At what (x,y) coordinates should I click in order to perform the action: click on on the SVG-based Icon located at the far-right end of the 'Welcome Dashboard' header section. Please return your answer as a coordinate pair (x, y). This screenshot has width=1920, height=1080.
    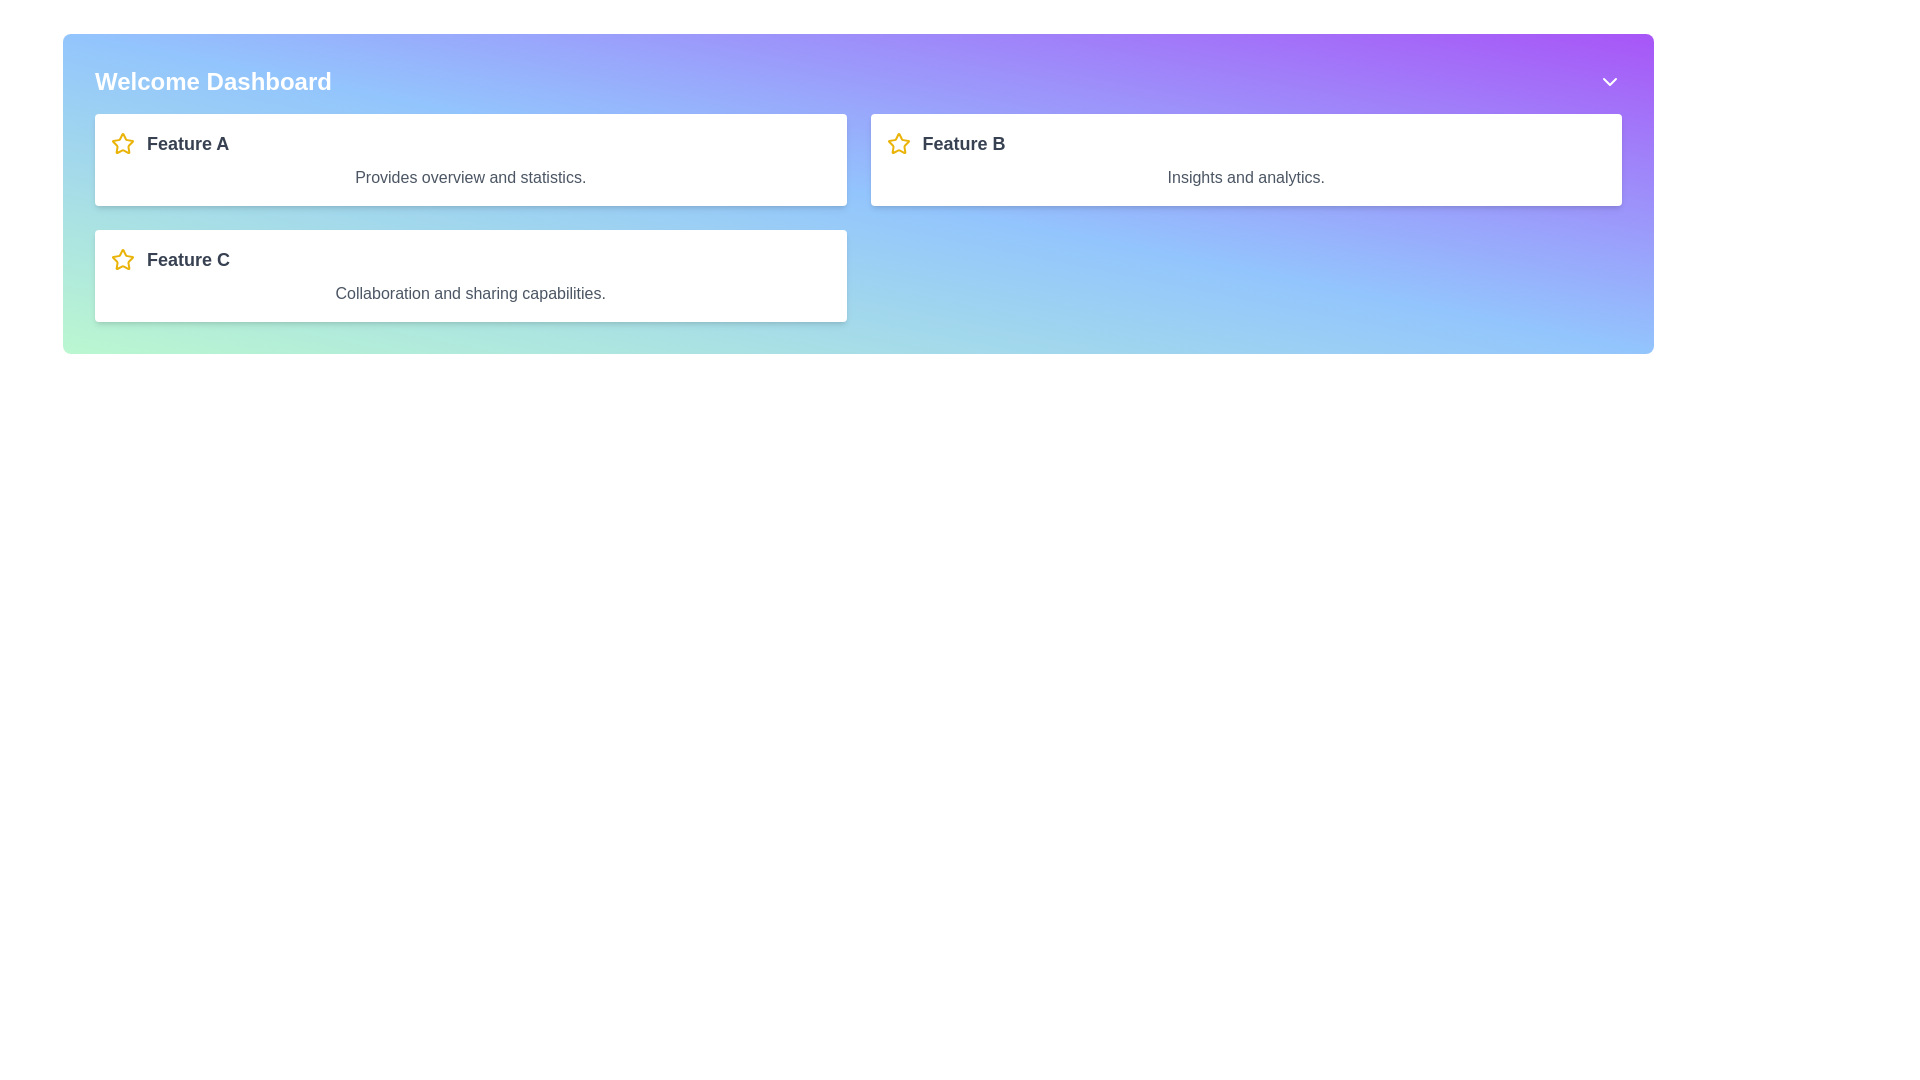
    Looking at the image, I should click on (1609, 80).